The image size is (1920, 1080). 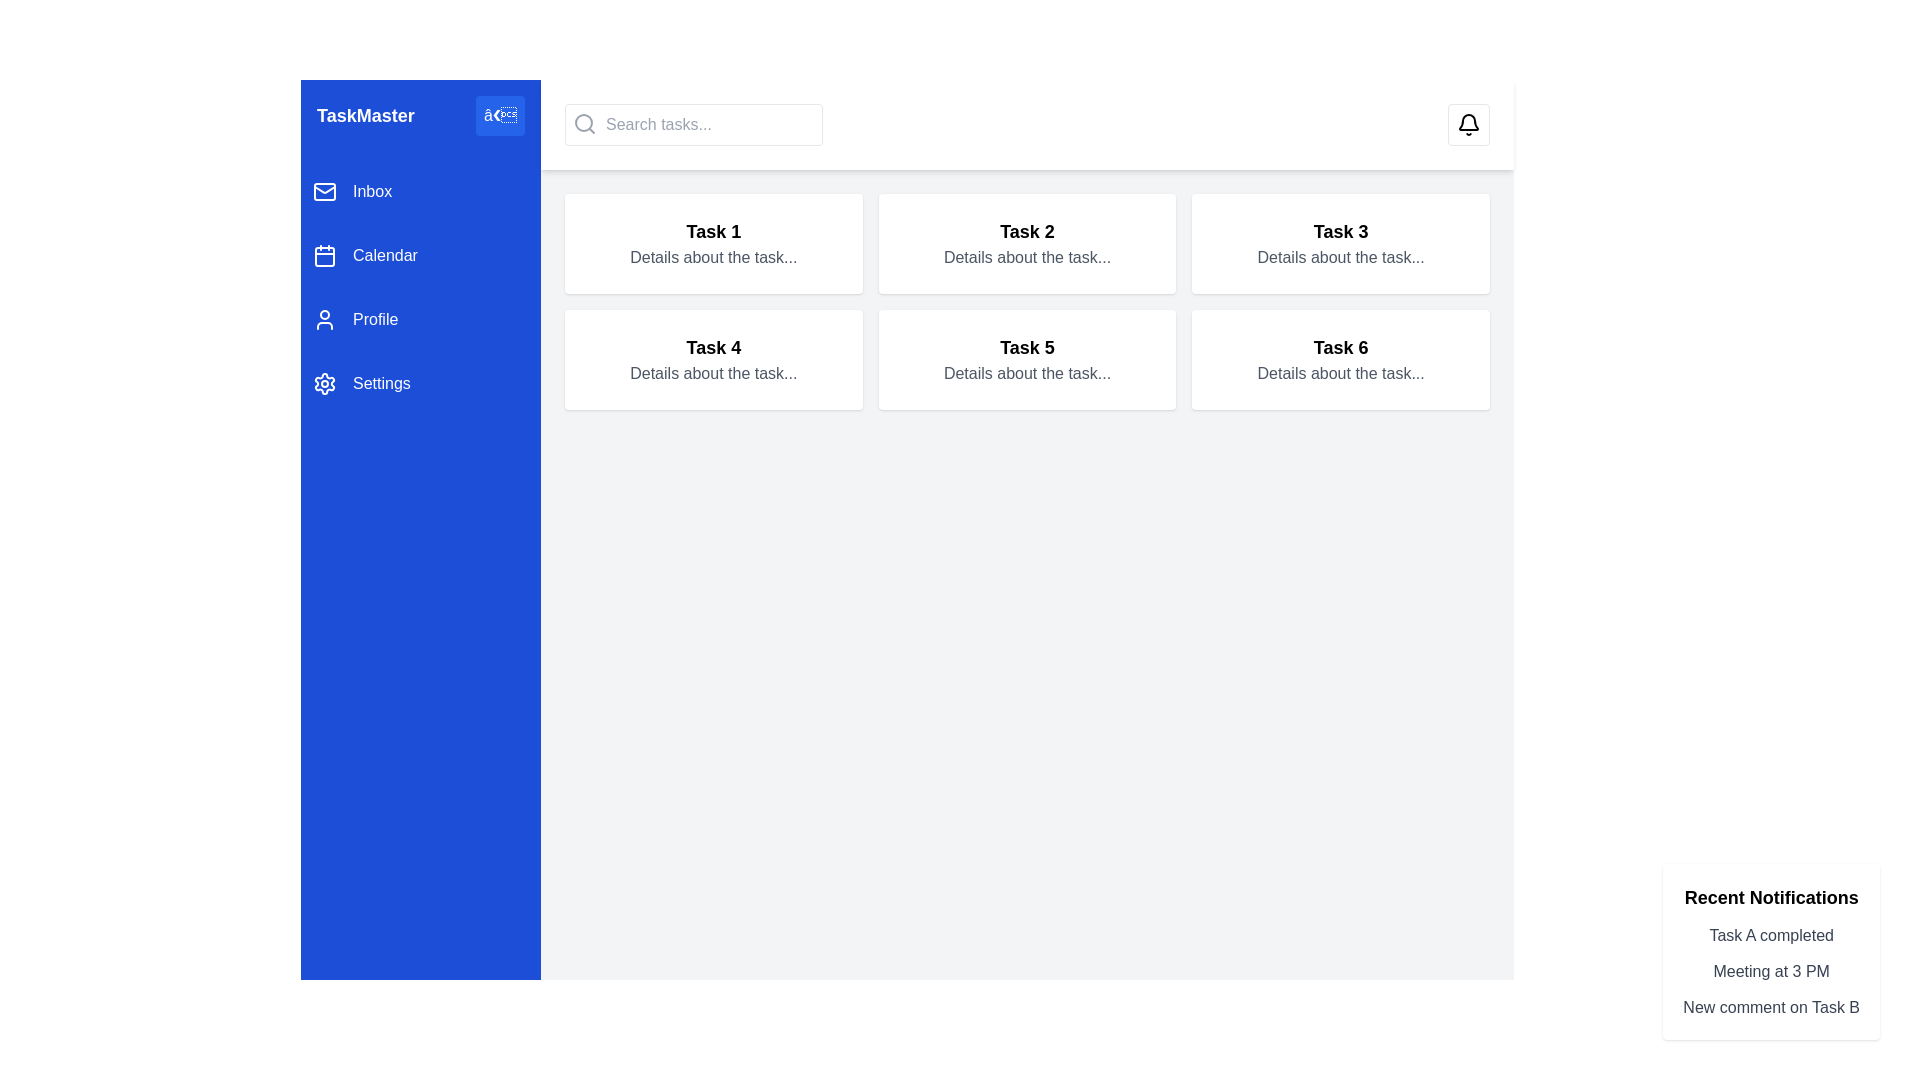 What do you see at coordinates (1771, 971) in the screenshot?
I see `the static text notification that reads 'Meeting at 3 PM' in the 'Recent Notifications' section` at bounding box center [1771, 971].